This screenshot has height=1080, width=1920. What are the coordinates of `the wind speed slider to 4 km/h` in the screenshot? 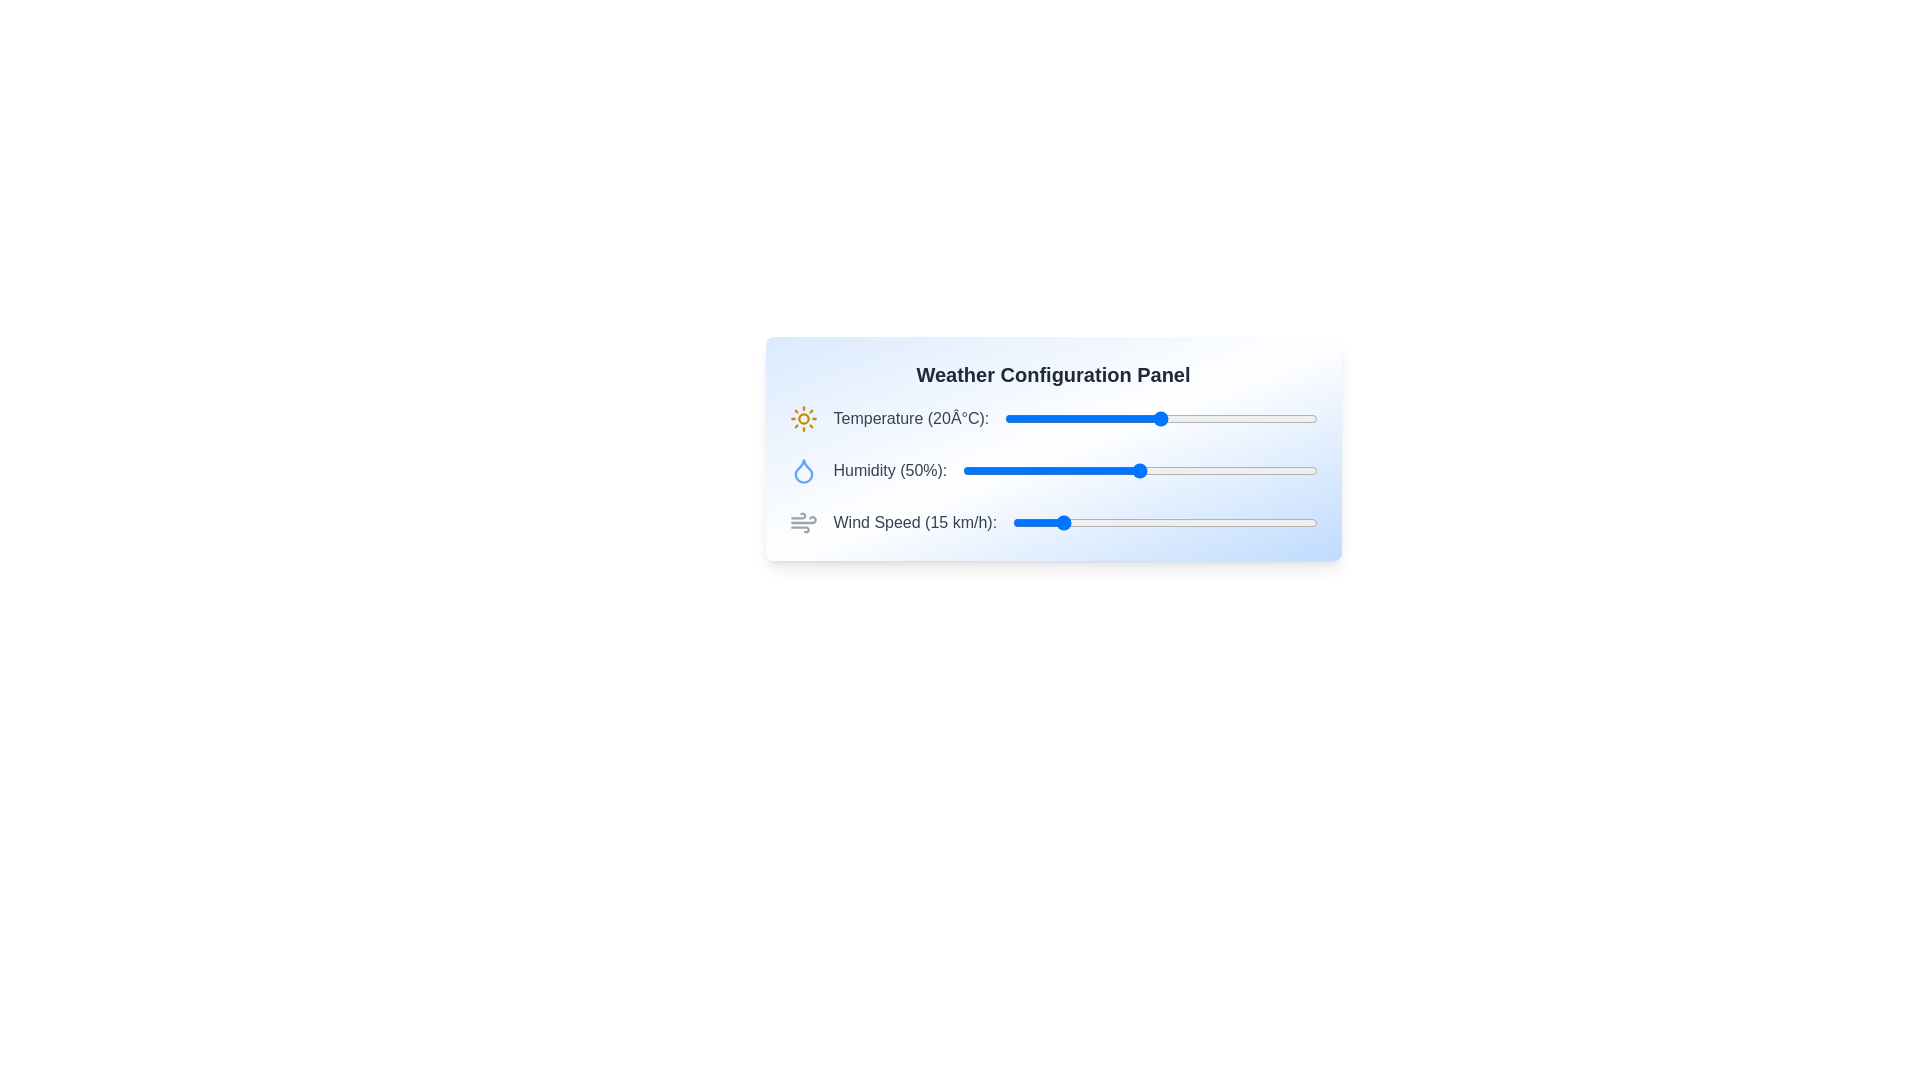 It's located at (1025, 522).